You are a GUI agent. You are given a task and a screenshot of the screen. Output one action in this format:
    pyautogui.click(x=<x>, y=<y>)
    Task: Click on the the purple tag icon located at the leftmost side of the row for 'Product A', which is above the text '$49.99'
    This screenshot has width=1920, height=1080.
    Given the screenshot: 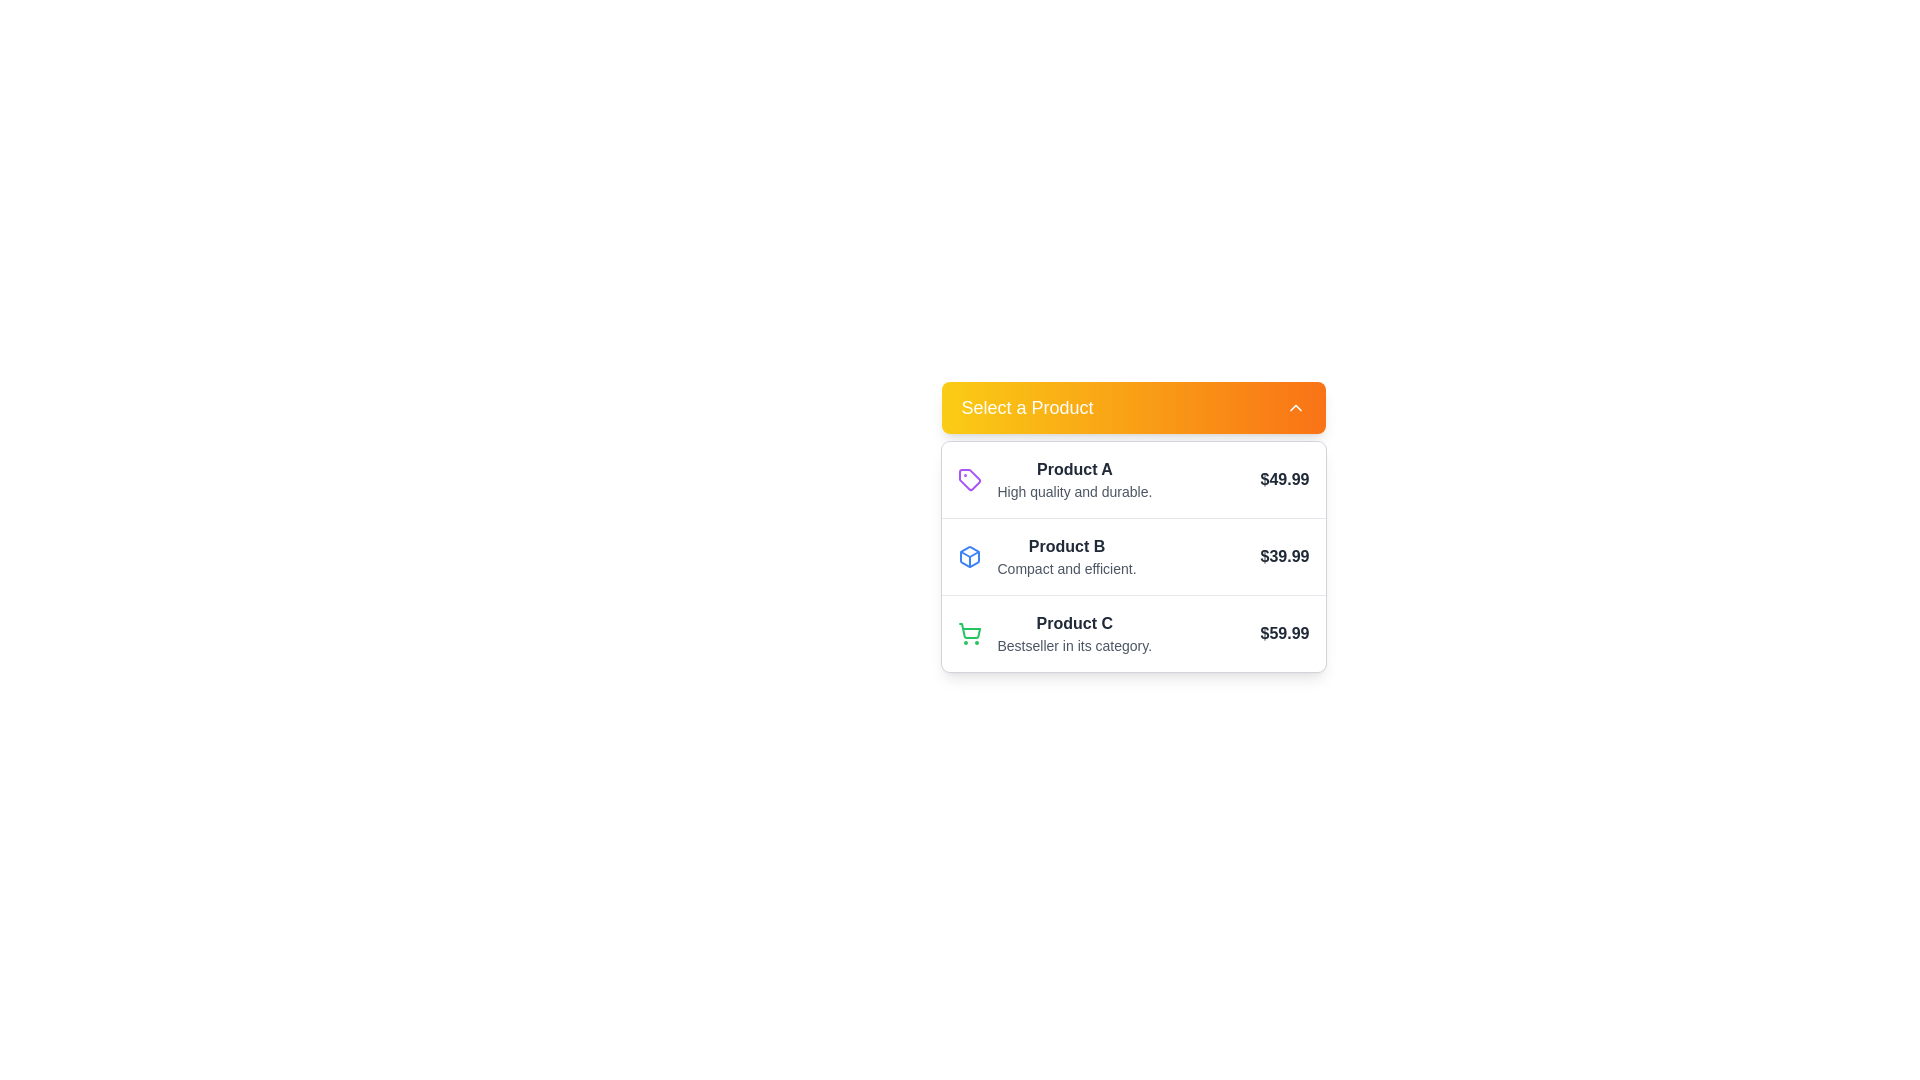 What is the action you would take?
    pyautogui.click(x=969, y=479)
    